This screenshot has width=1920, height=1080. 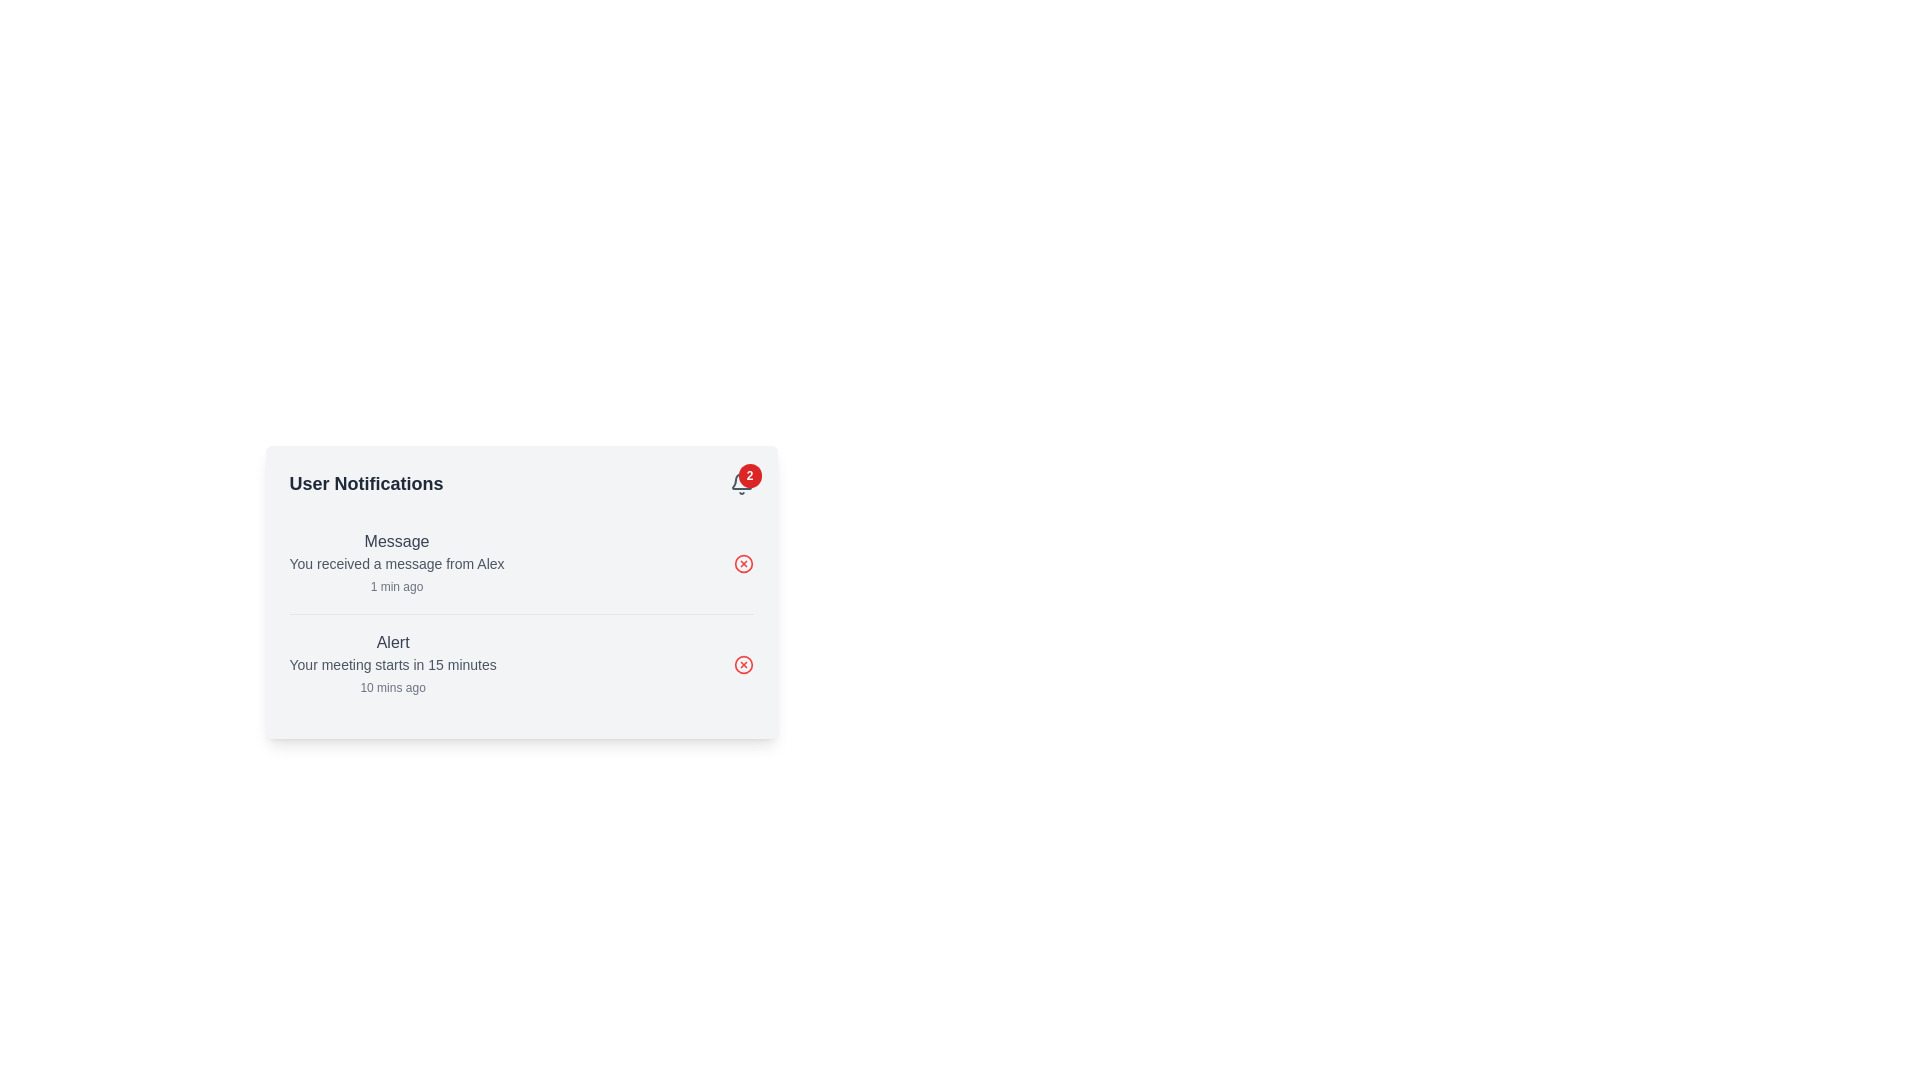 I want to click on main and subtext content within the first Notification card that notifies the user of a recent message from 'Alex', so click(x=521, y=563).